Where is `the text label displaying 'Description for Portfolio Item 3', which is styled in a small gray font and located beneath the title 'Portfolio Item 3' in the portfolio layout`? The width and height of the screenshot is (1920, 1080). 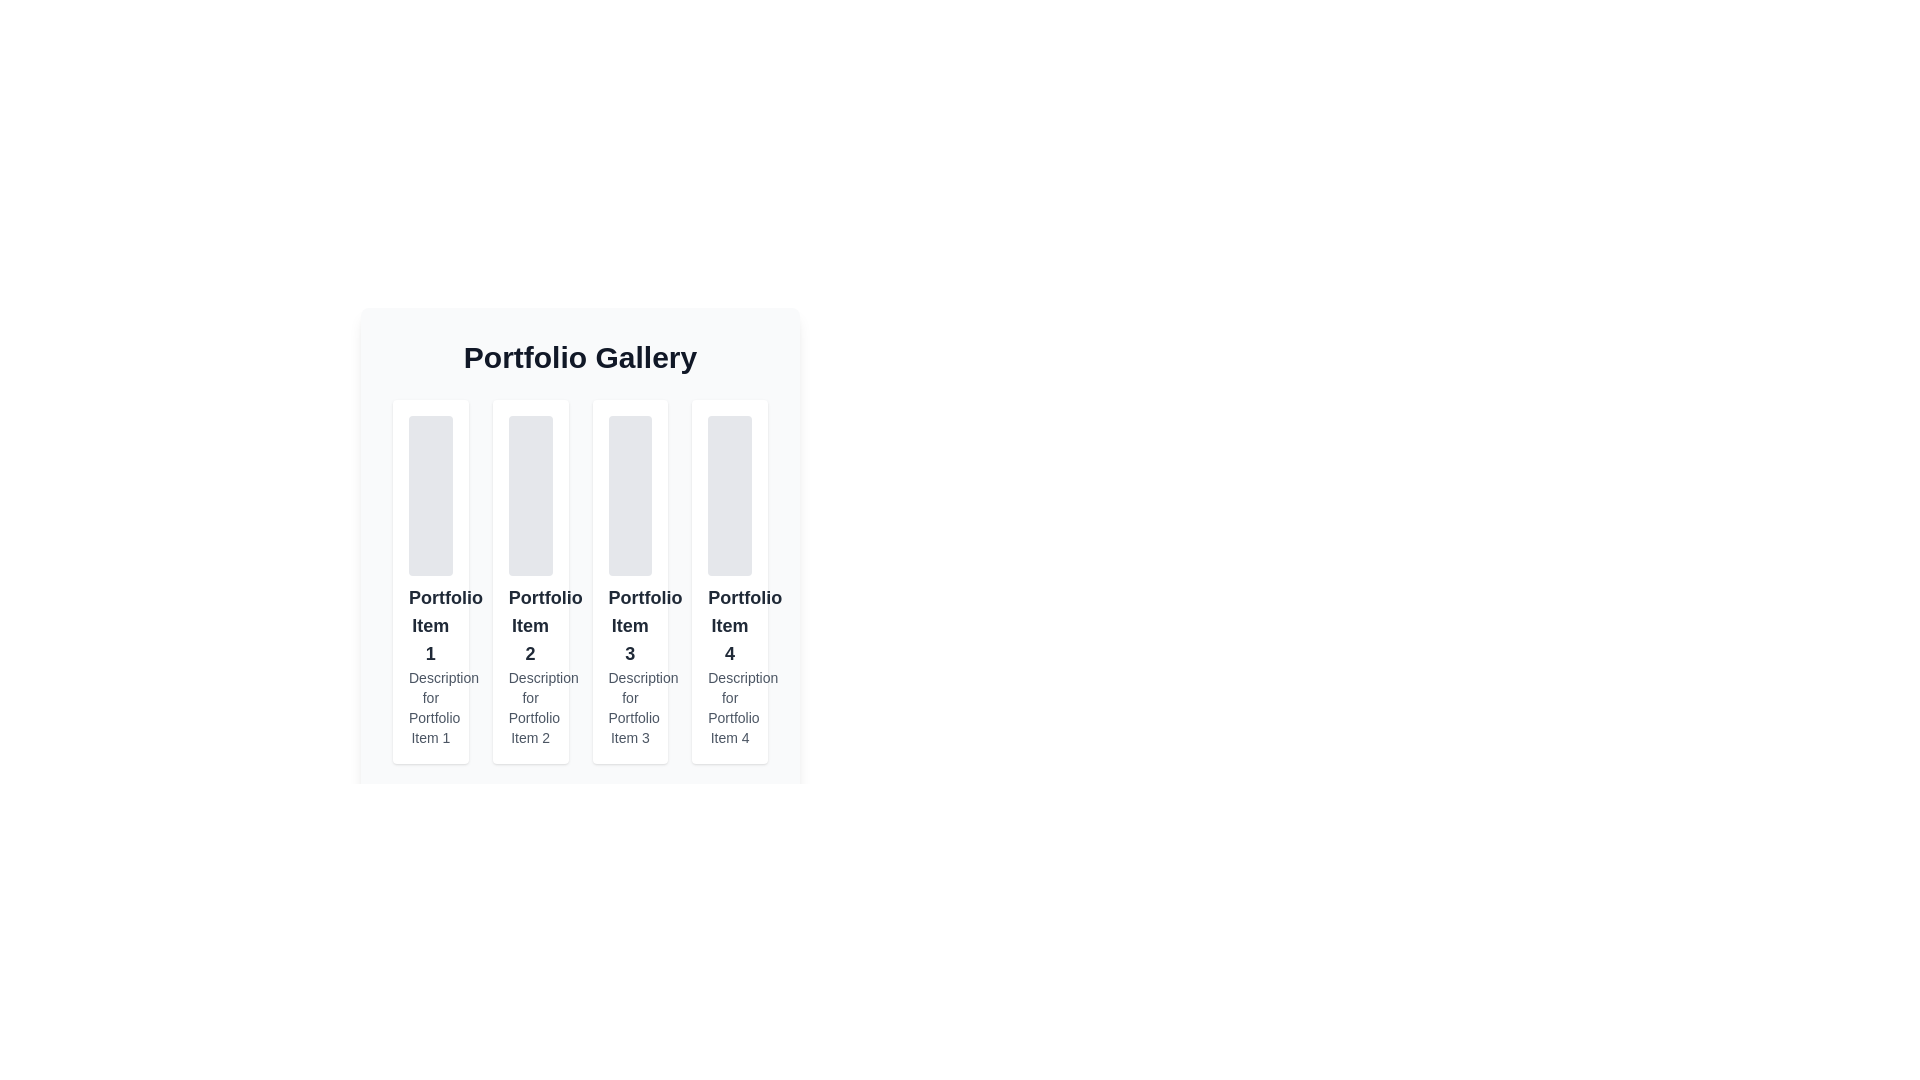 the text label displaying 'Description for Portfolio Item 3', which is styled in a small gray font and located beneath the title 'Portfolio Item 3' in the portfolio layout is located at coordinates (629, 707).